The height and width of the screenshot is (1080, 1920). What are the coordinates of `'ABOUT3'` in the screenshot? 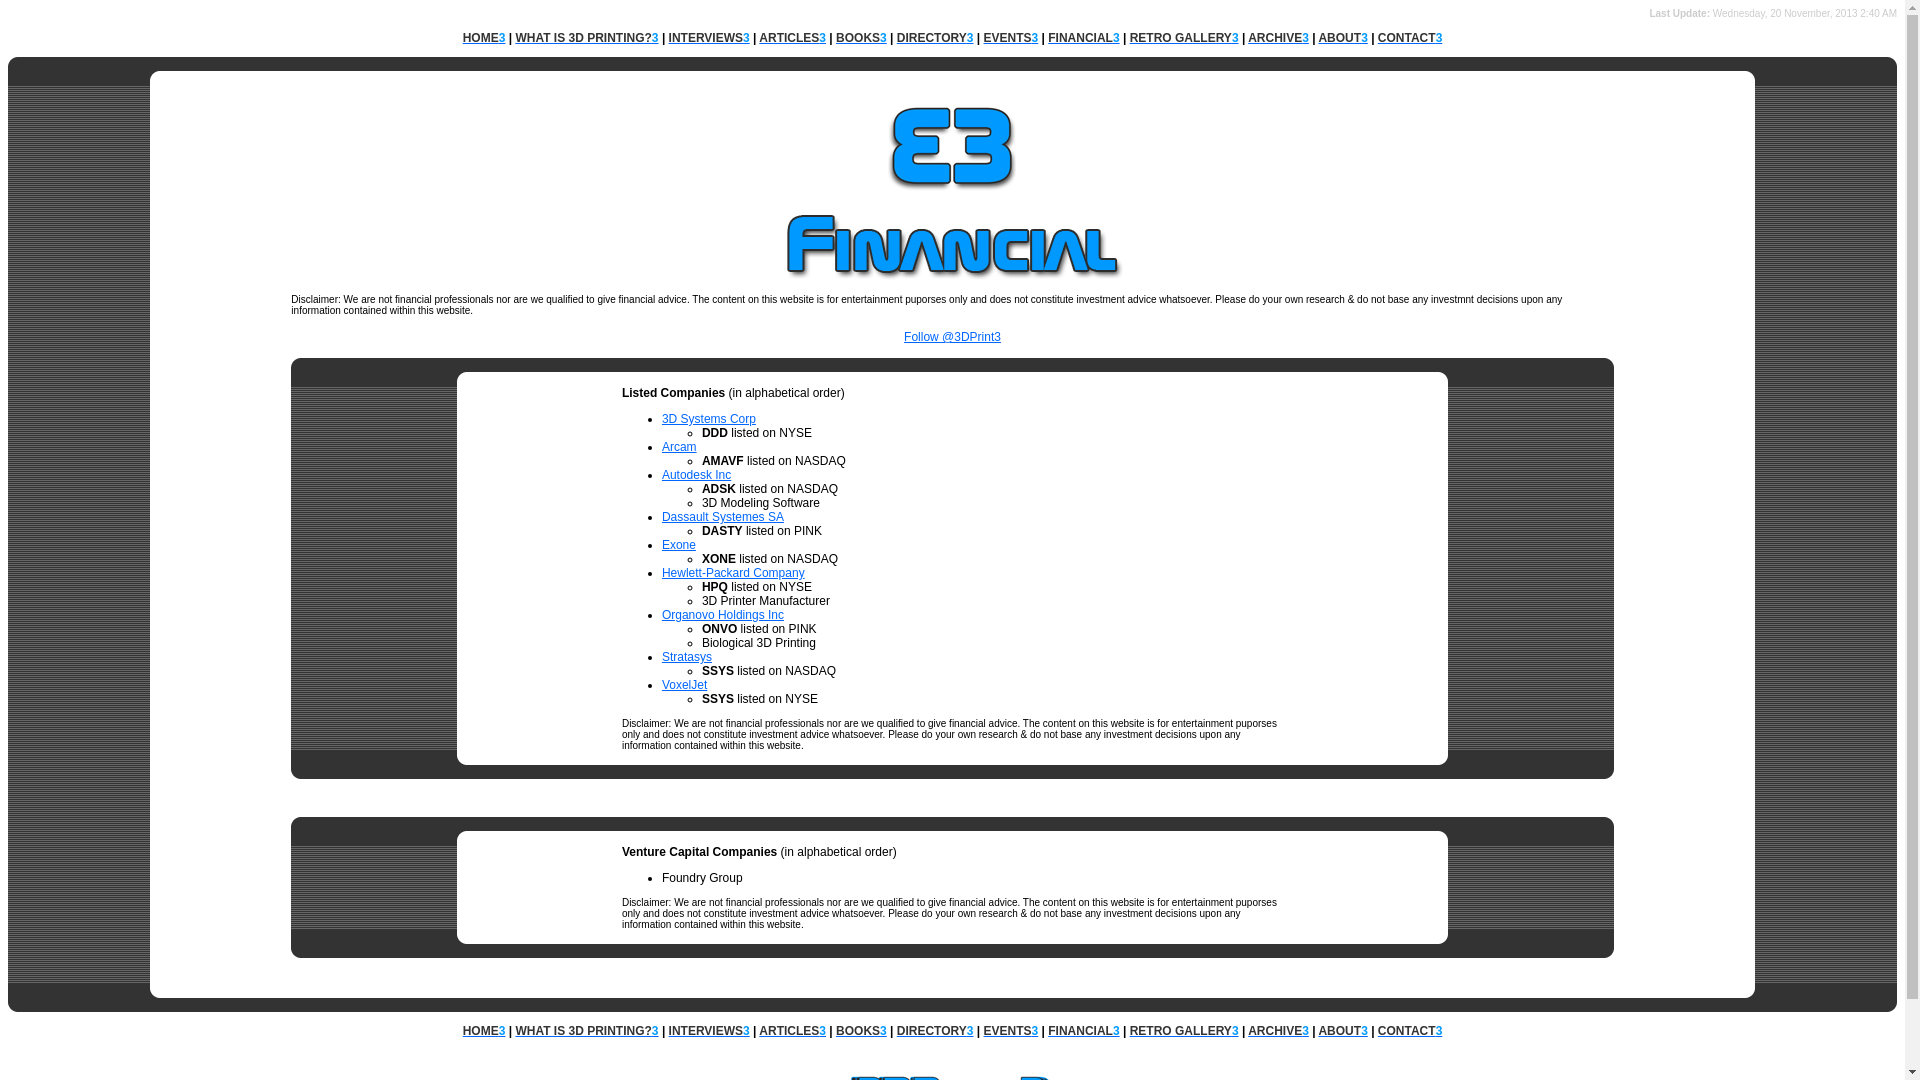 It's located at (1342, 38).